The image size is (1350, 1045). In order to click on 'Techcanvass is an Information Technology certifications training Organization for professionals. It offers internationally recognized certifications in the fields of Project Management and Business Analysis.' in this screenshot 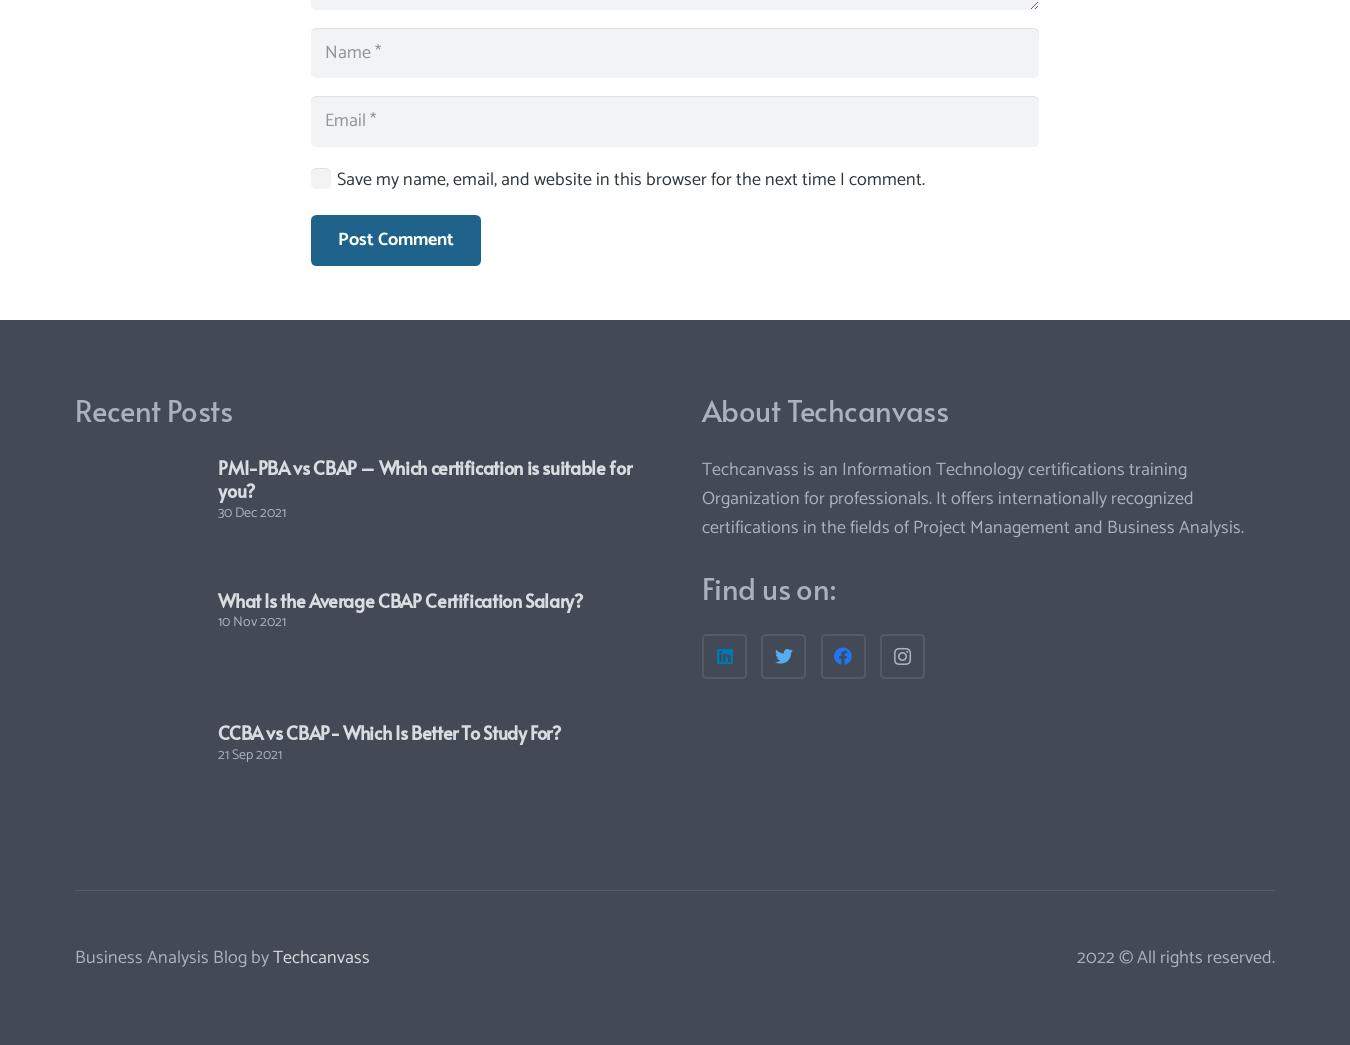, I will do `click(701, 497)`.